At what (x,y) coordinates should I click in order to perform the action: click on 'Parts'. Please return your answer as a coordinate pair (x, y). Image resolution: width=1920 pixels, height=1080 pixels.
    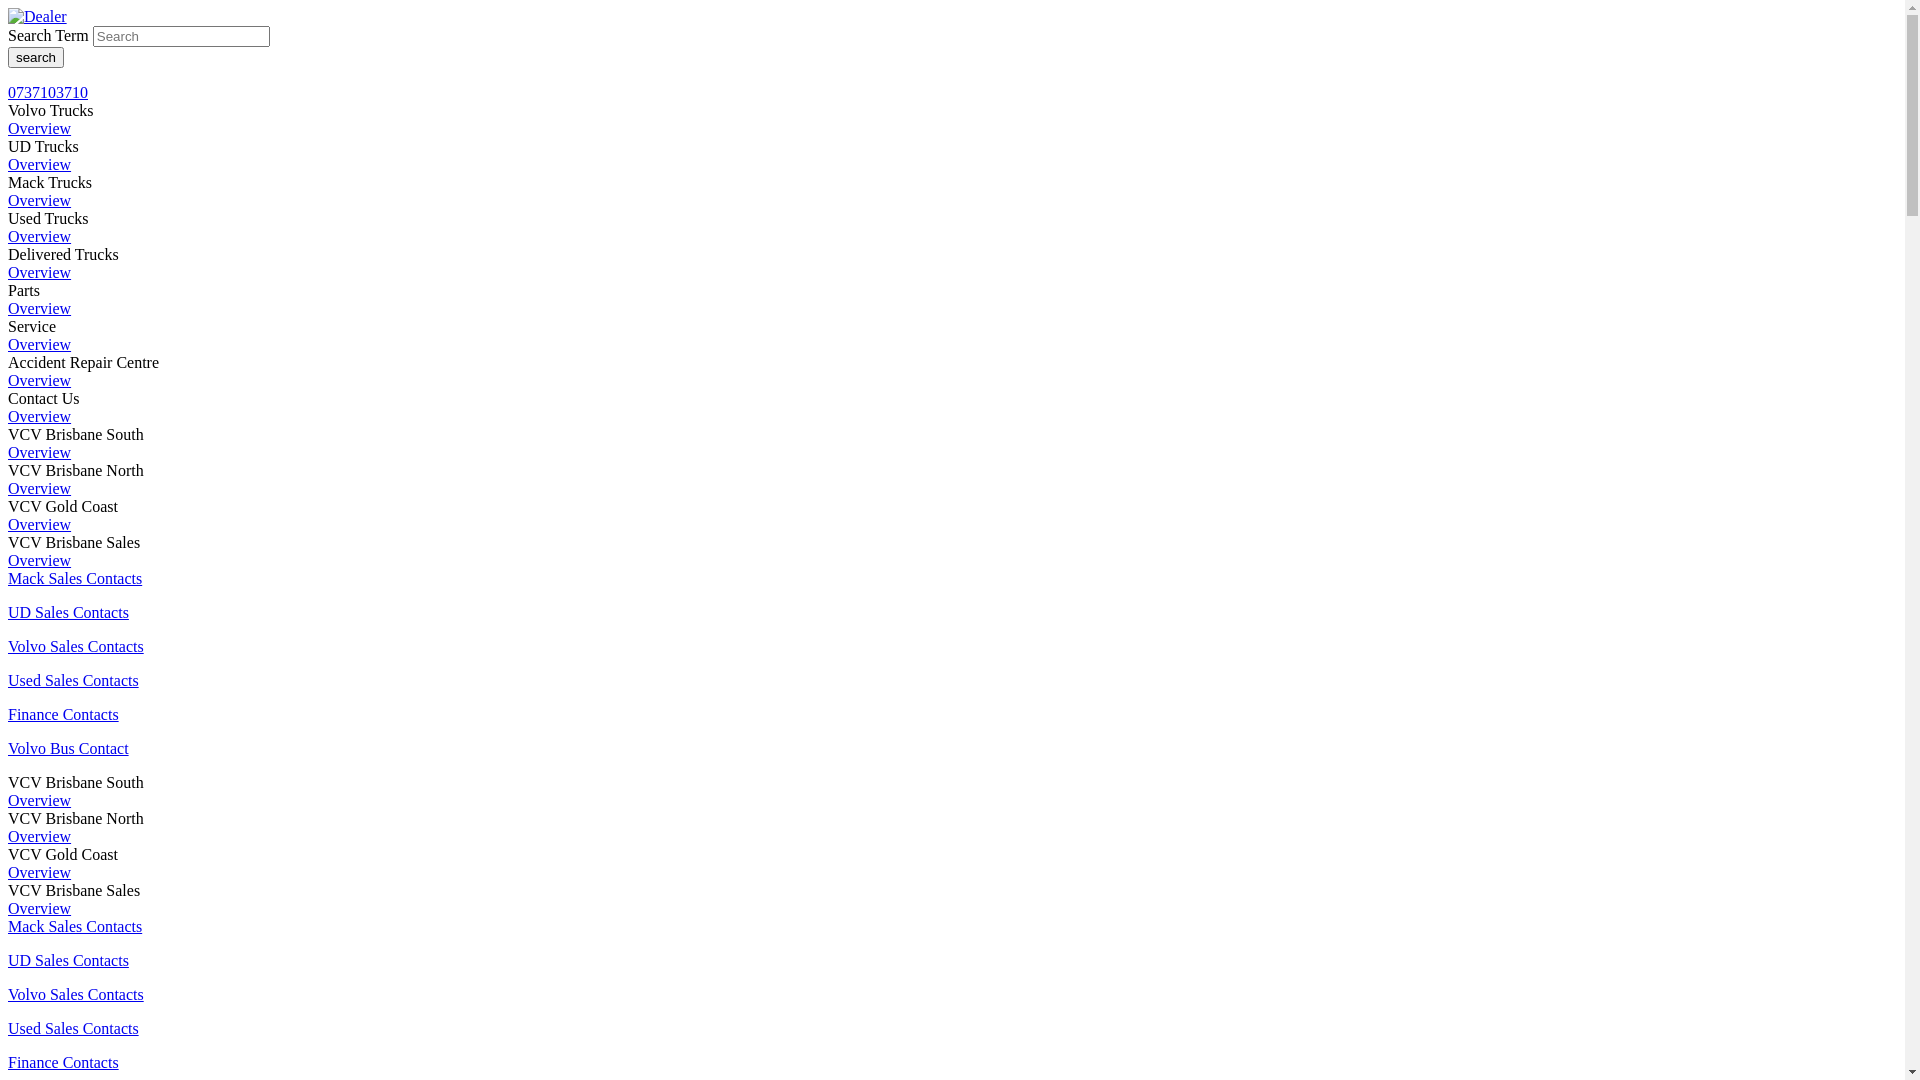
    Looking at the image, I should click on (24, 290).